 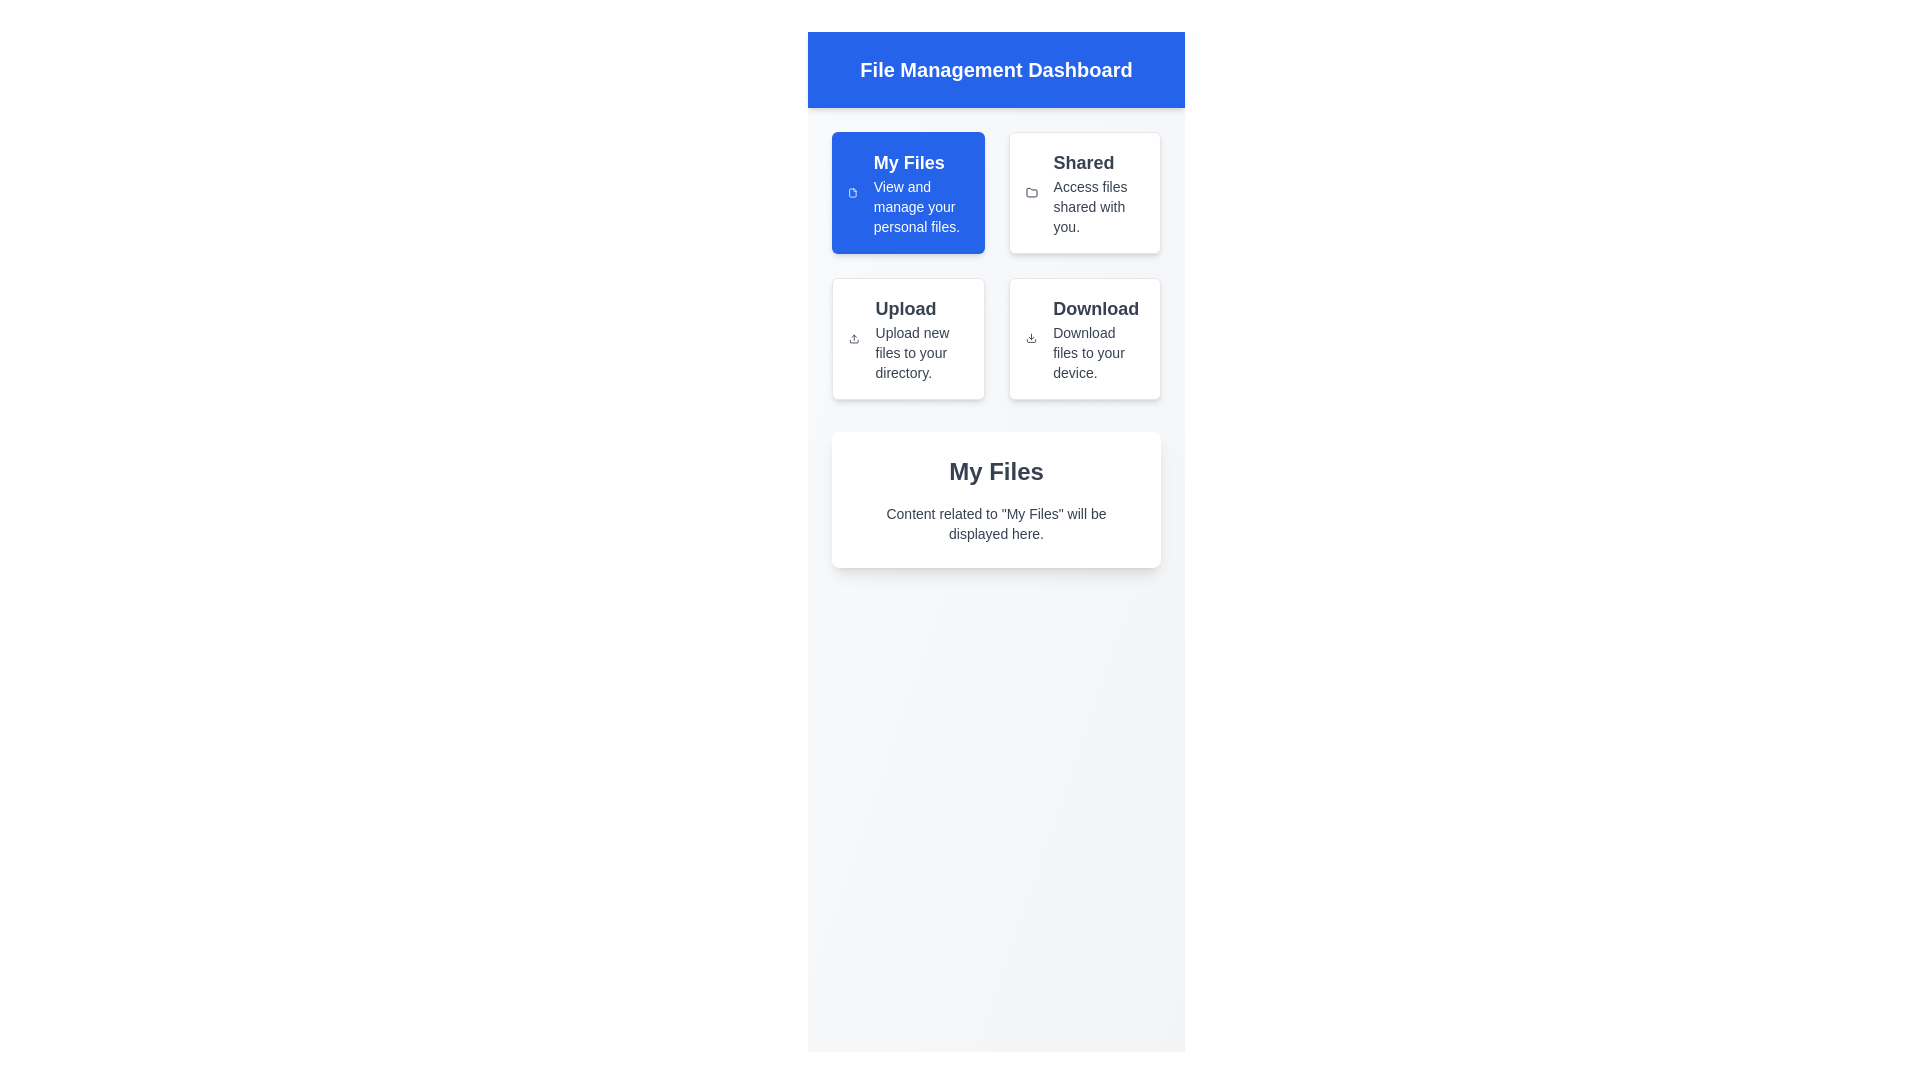 I want to click on the text label displaying 'Shared', which is styled with a large, bold font and positioned in the top-right corner of a card-like section, so click(x=1097, y=161).